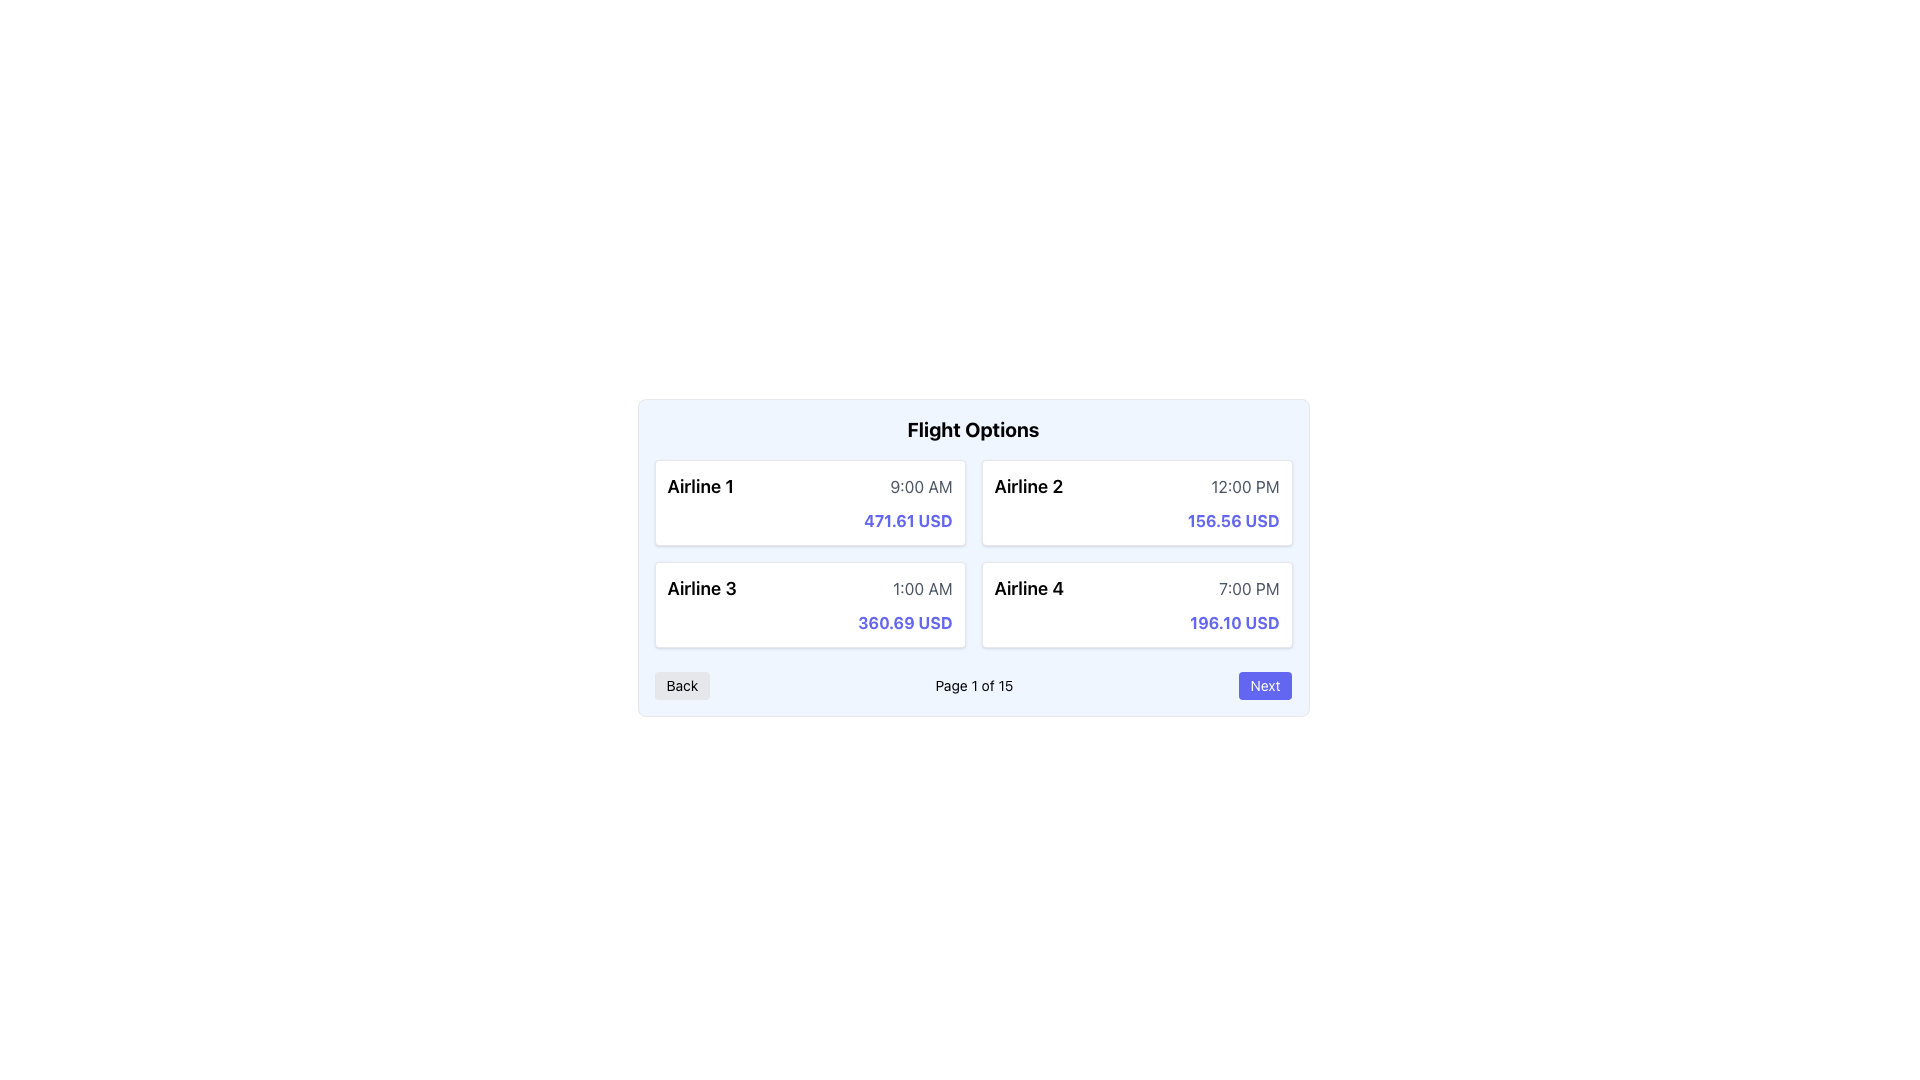 This screenshot has width=1920, height=1080. Describe the element at coordinates (1028, 486) in the screenshot. I see `the static text label displaying 'Airline 2' located in the upper-right quadrant of the flight options layout` at that location.